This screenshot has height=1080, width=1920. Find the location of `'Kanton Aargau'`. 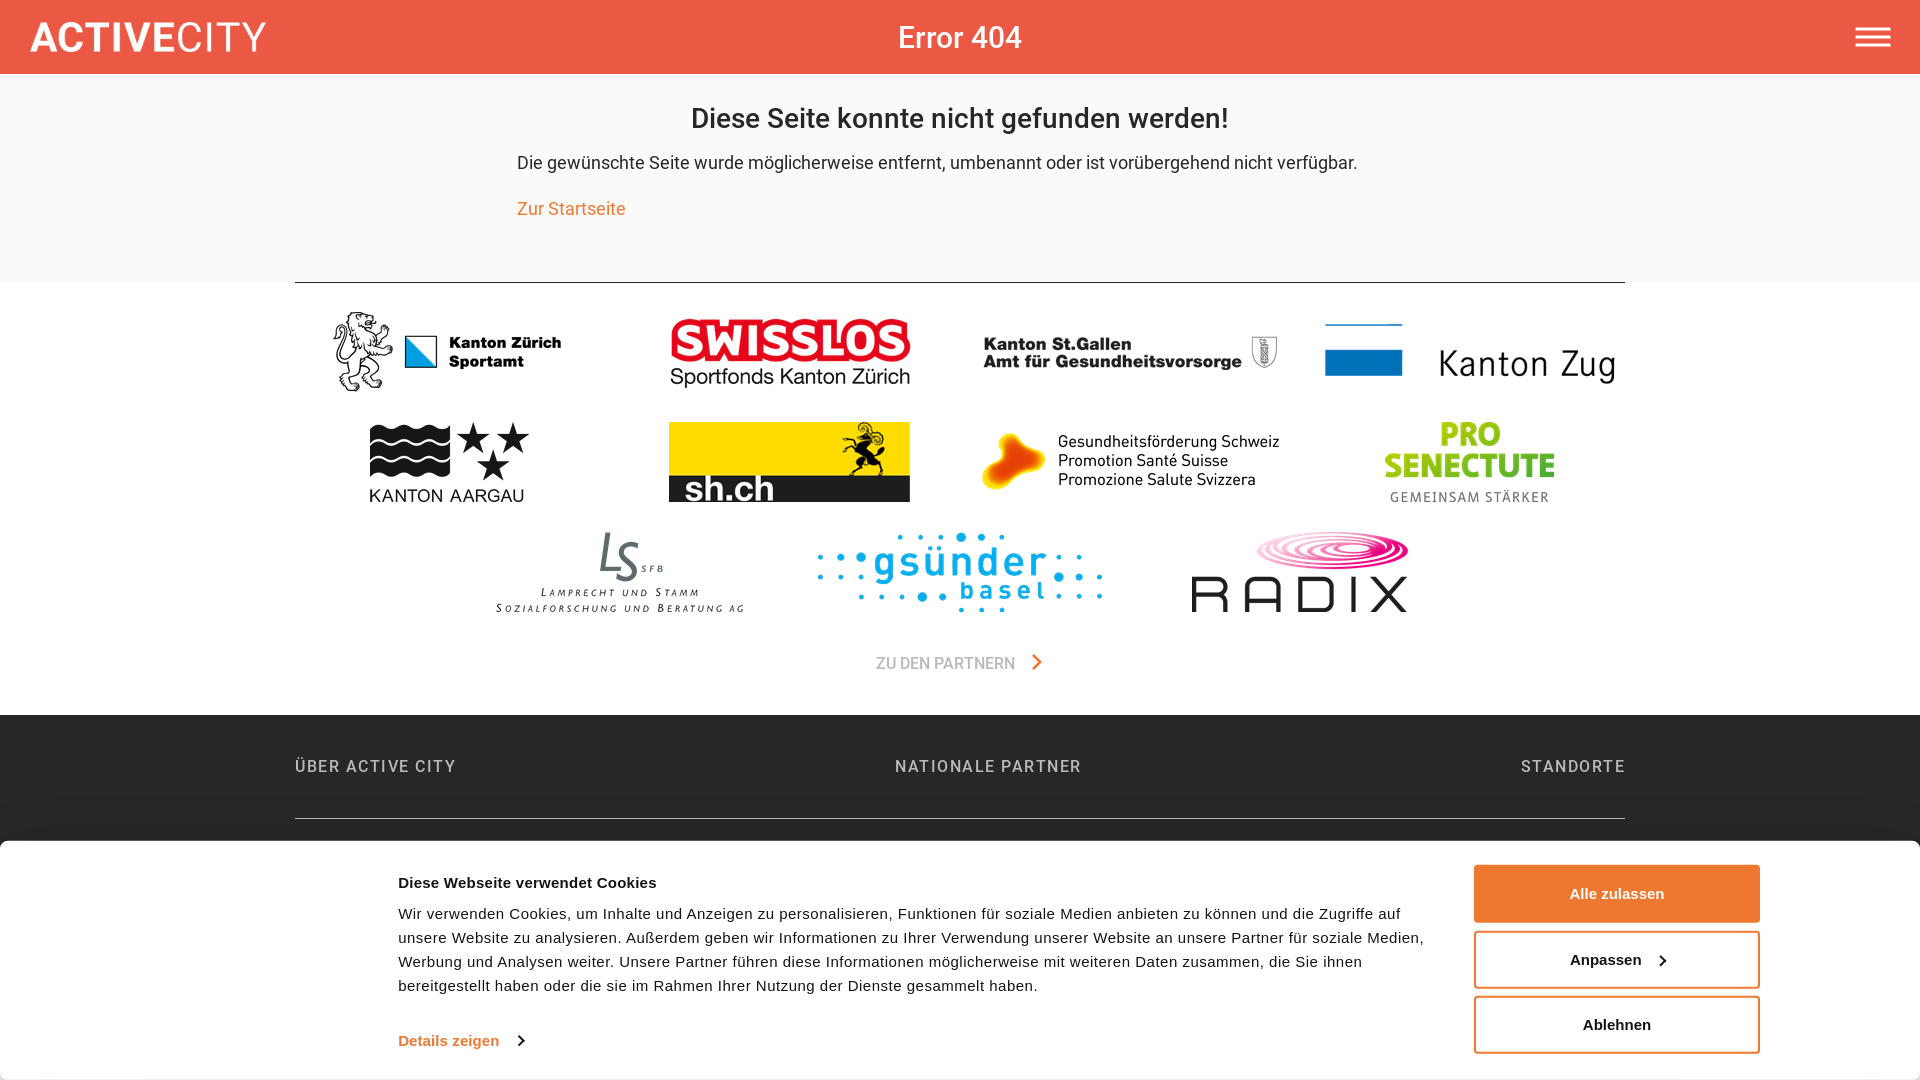

'Kanton Aargau' is located at coordinates (449, 462).